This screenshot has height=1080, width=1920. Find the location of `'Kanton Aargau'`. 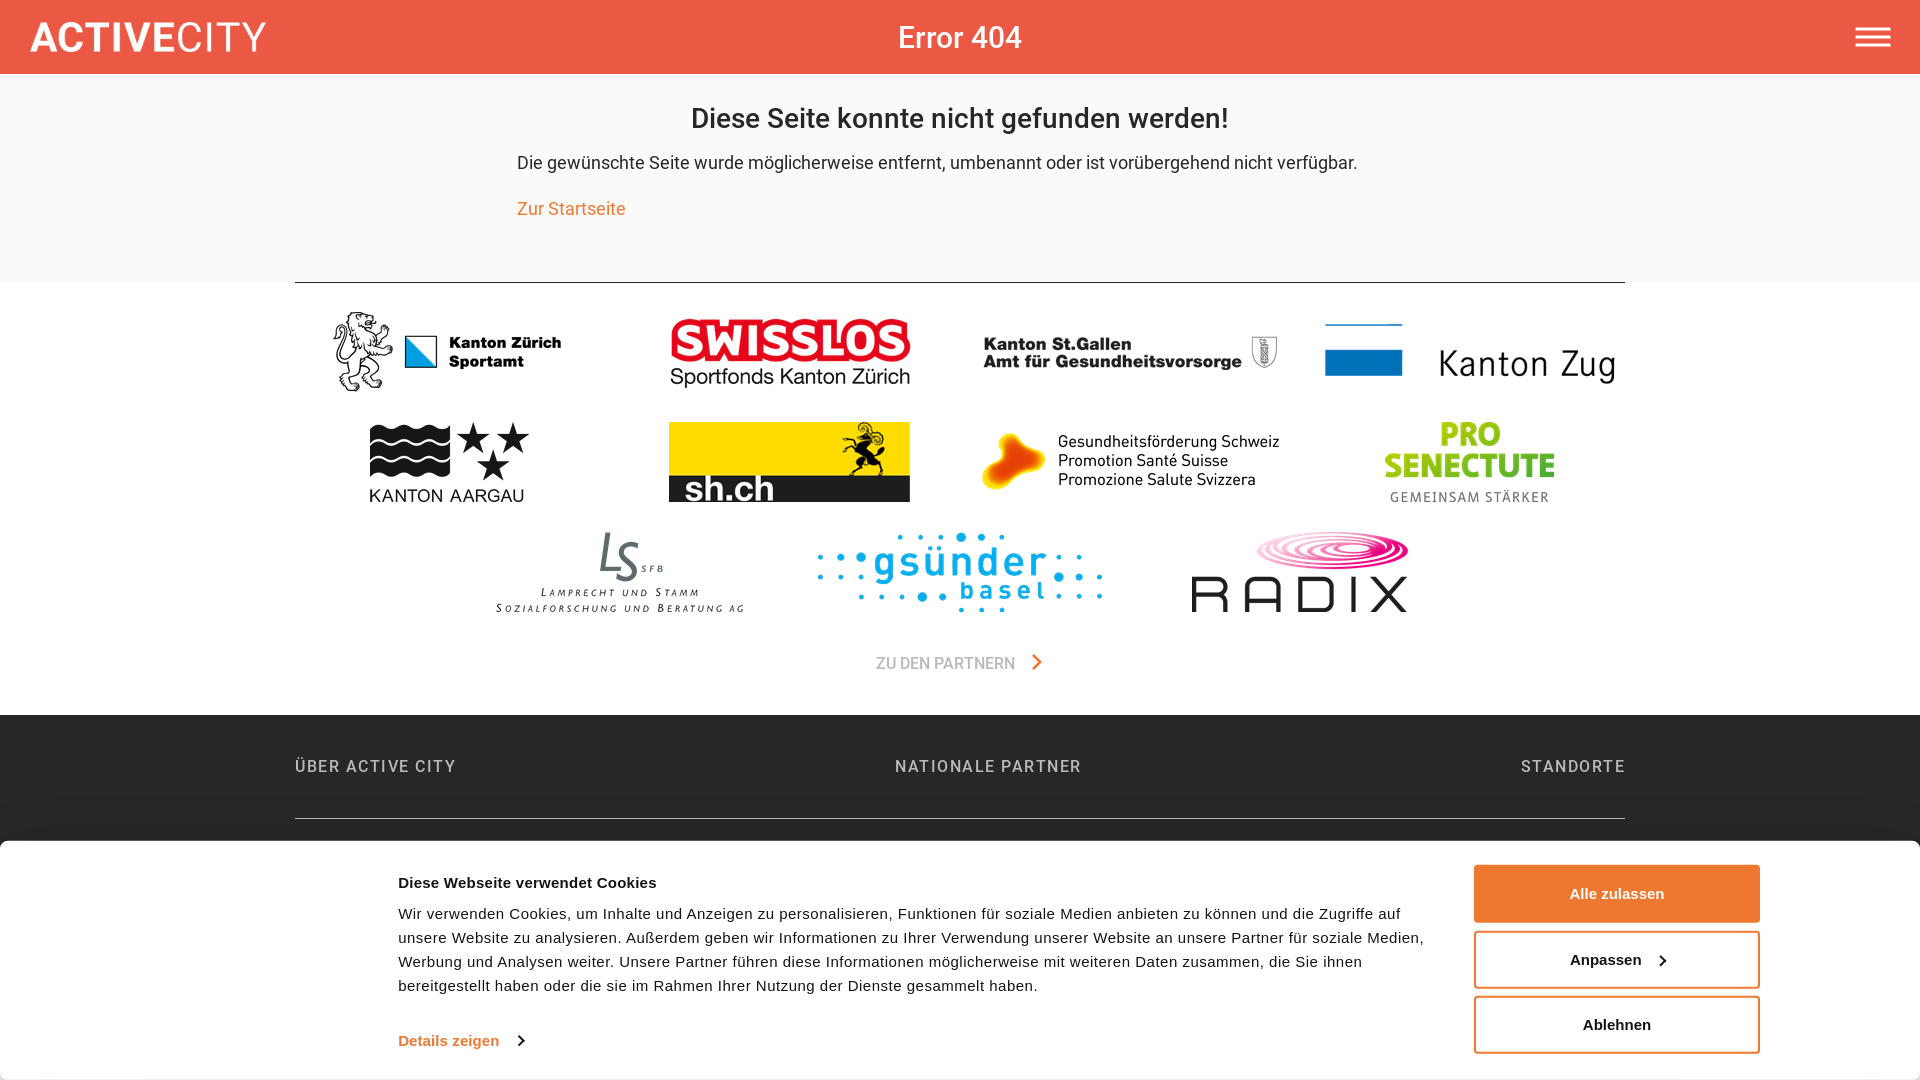

'Kanton Aargau' is located at coordinates (449, 462).